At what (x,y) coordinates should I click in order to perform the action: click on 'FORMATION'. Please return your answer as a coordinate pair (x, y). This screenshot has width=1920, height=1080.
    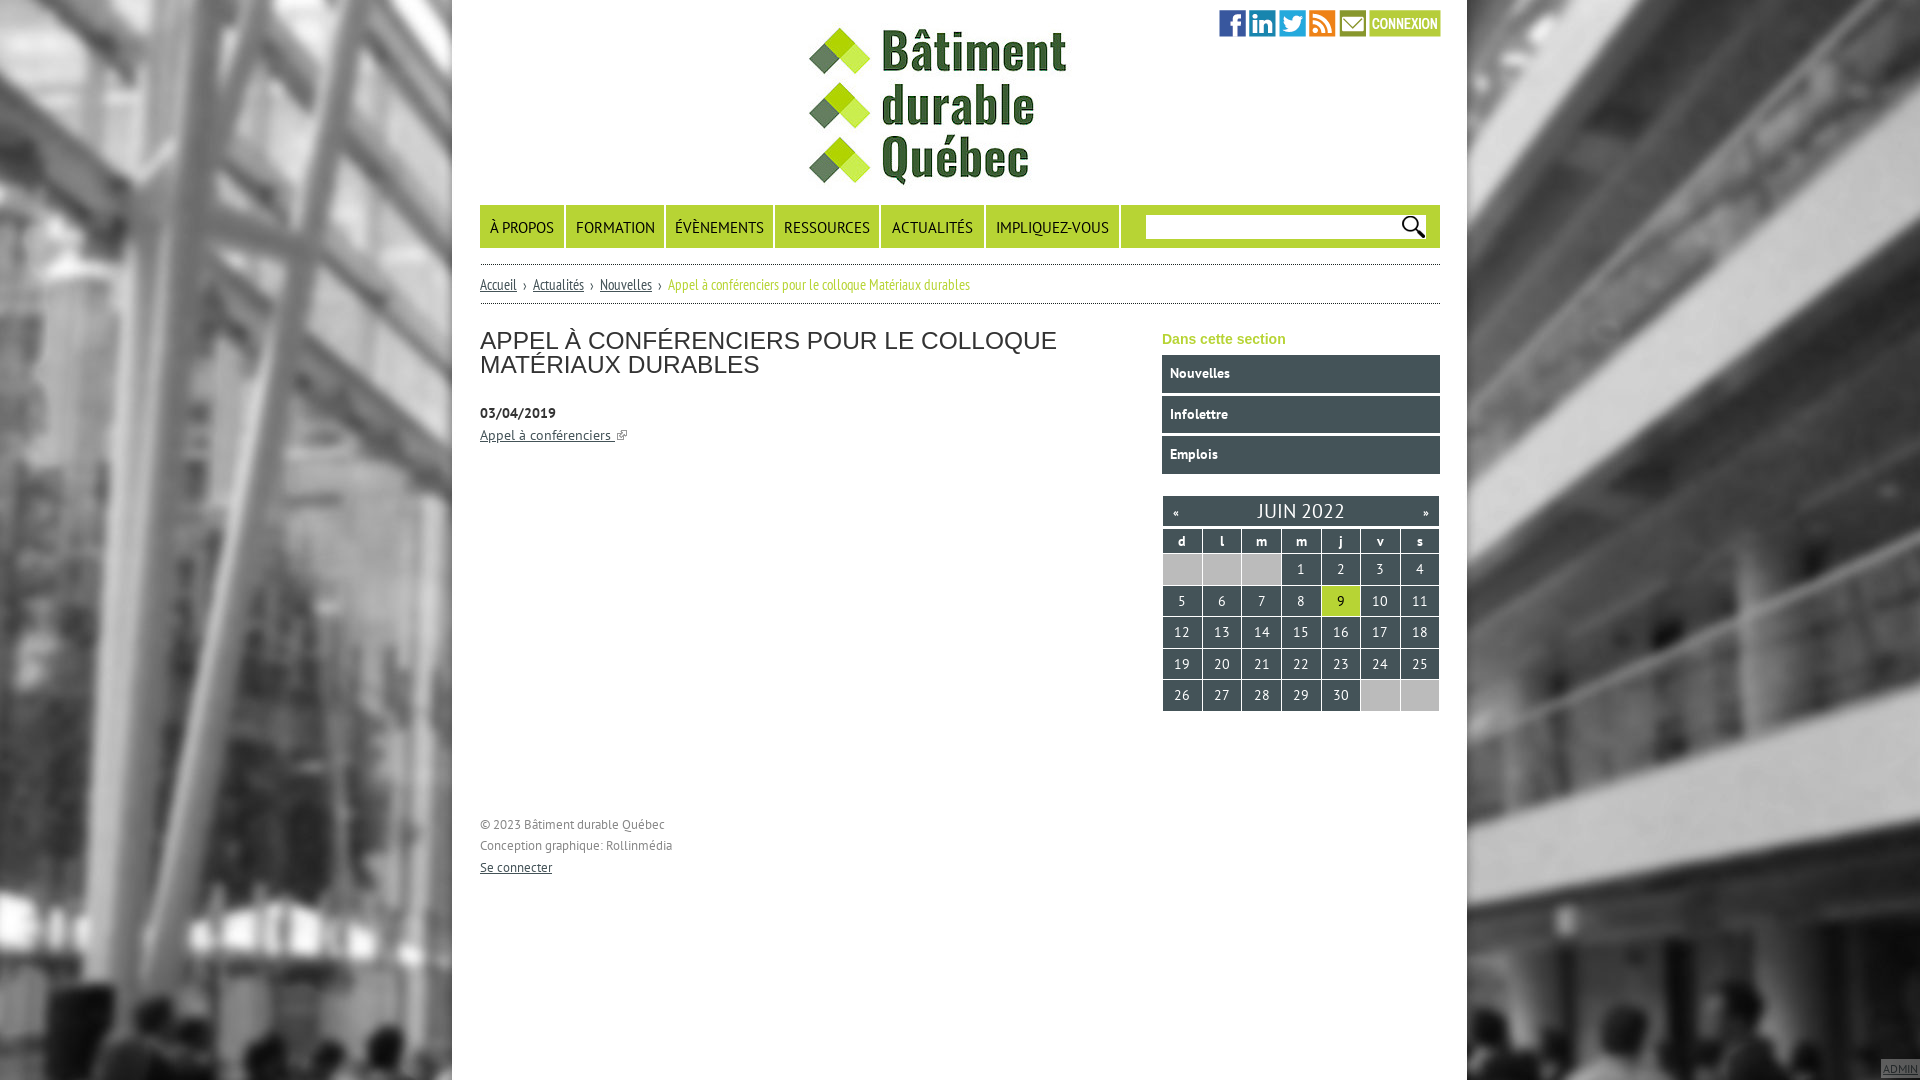
    Looking at the image, I should click on (614, 225).